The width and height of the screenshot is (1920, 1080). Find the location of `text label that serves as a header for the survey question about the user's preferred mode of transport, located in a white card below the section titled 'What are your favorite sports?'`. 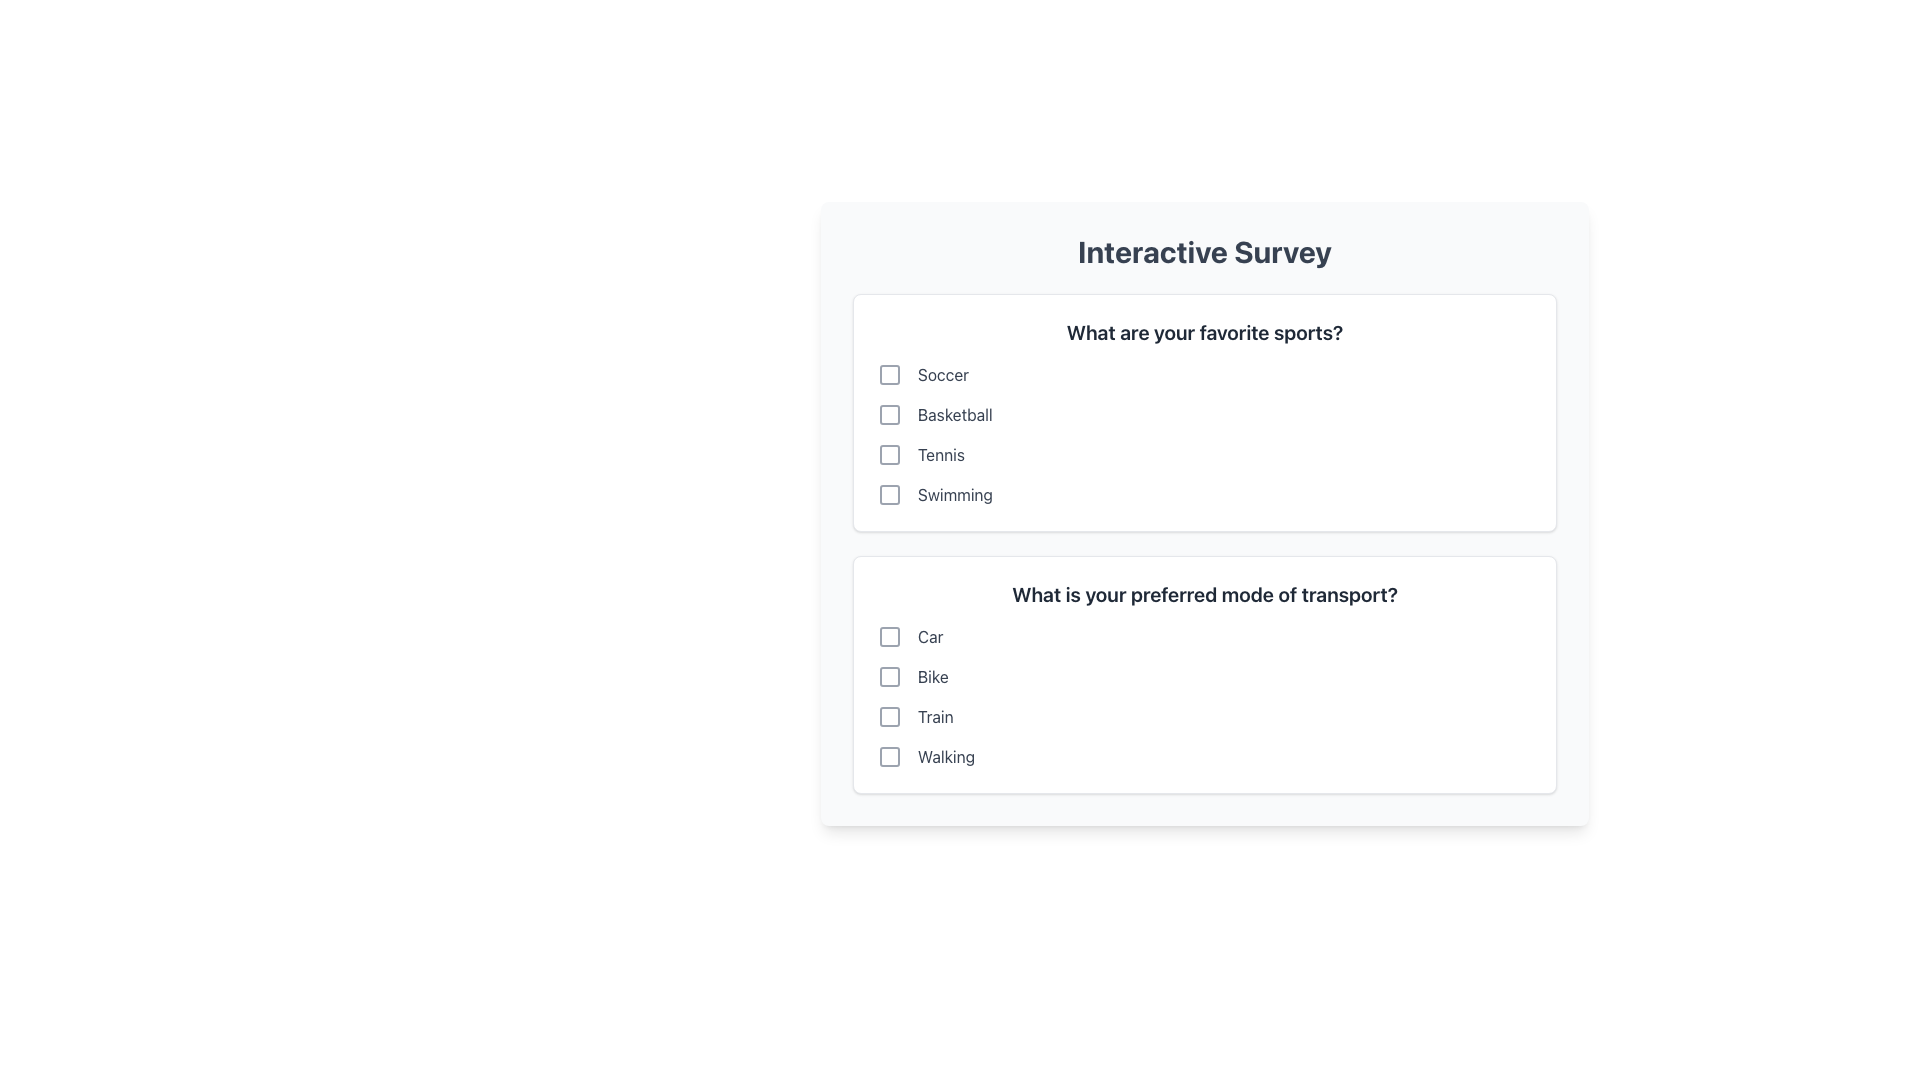

text label that serves as a header for the survey question about the user's preferred mode of transport, located in a white card below the section titled 'What are your favorite sports?' is located at coordinates (1203, 593).